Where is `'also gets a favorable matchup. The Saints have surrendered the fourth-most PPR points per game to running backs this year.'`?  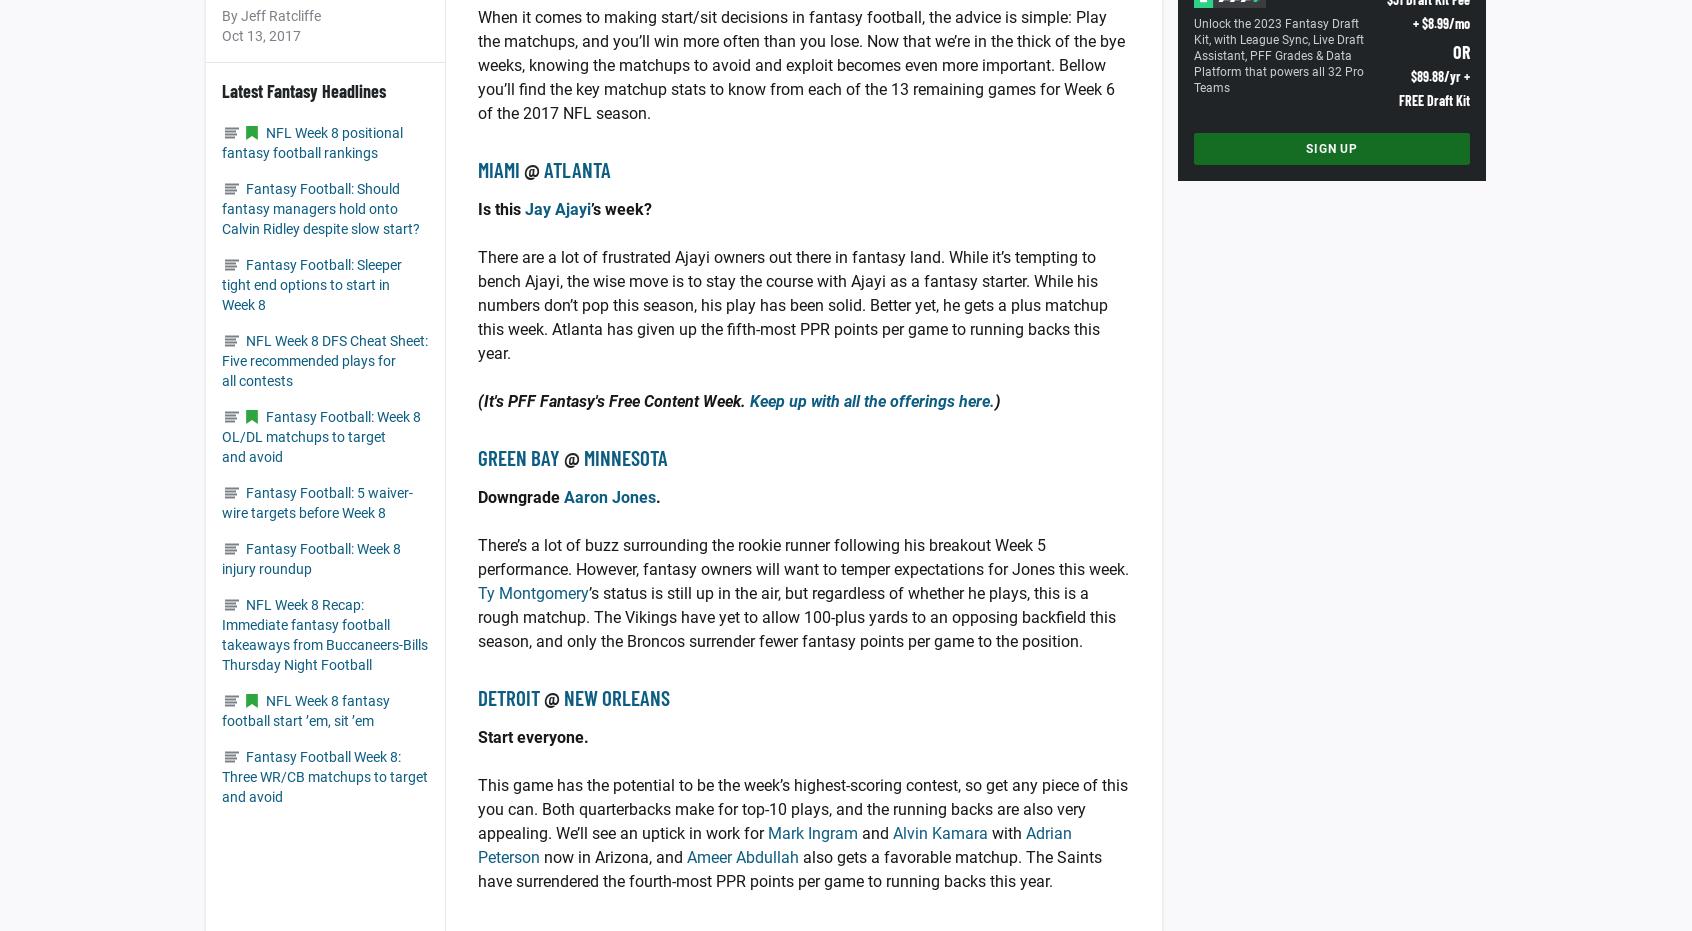
'also gets a favorable matchup. The Saints have surrendered the fourth-most PPR points per game to running backs this year.' is located at coordinates (789, 869).